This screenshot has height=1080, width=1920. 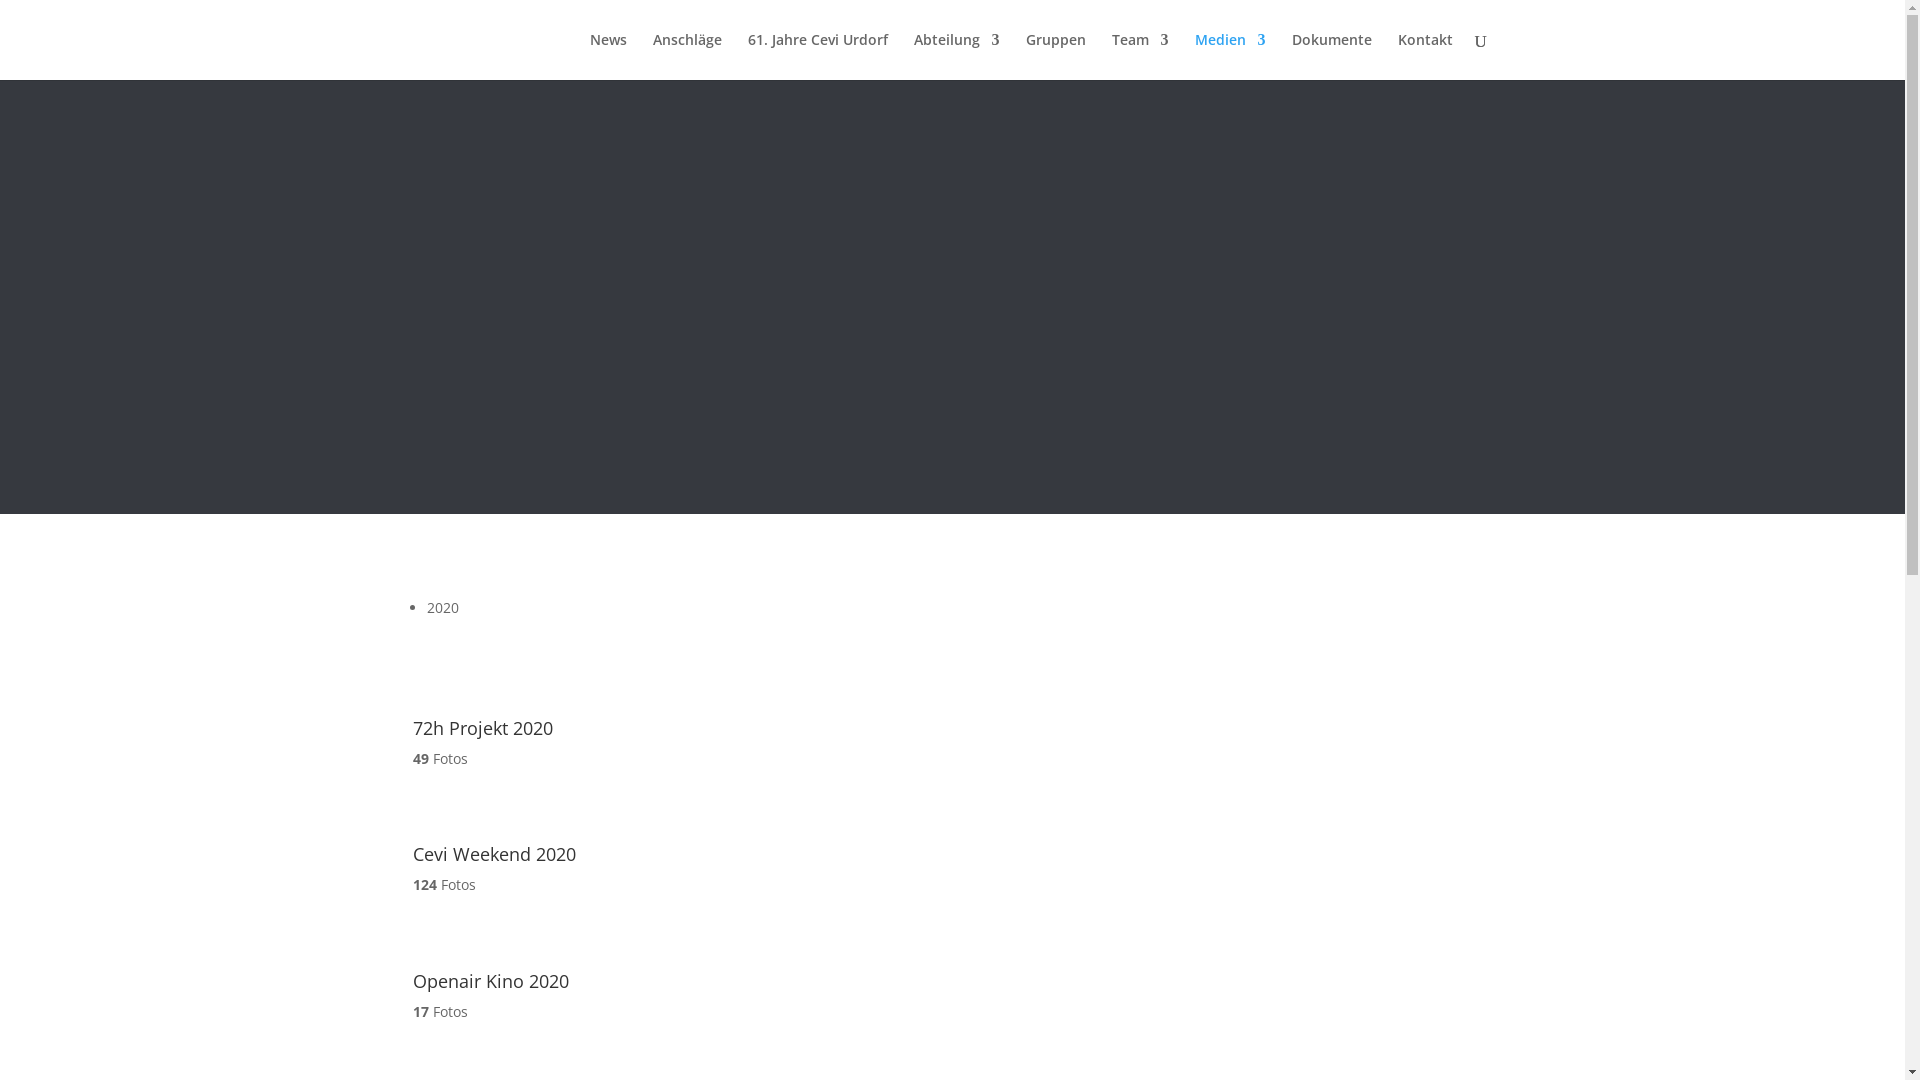 I want to click on 'News', so click(x=607, y=55).